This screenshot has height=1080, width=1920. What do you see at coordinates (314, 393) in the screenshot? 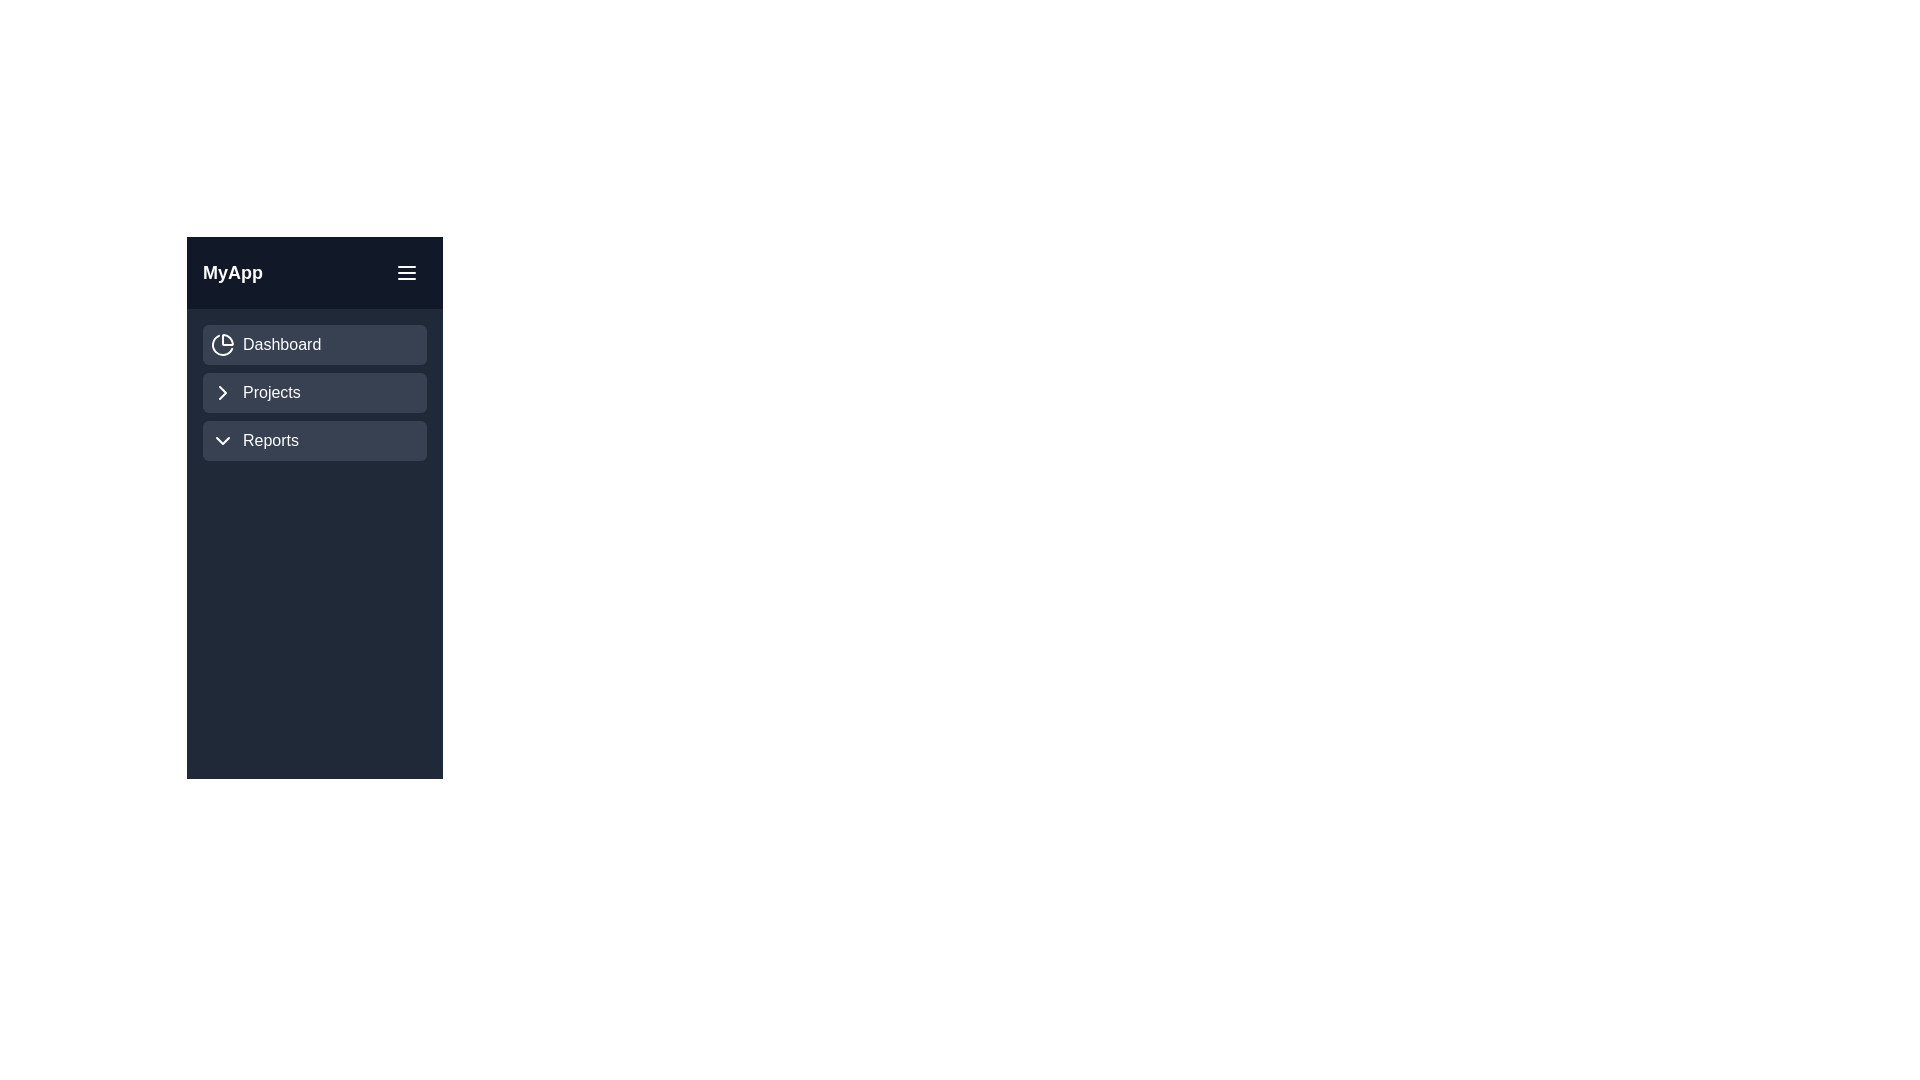
I see `the 'Projects' menu item` at bounding box center [314, 393].